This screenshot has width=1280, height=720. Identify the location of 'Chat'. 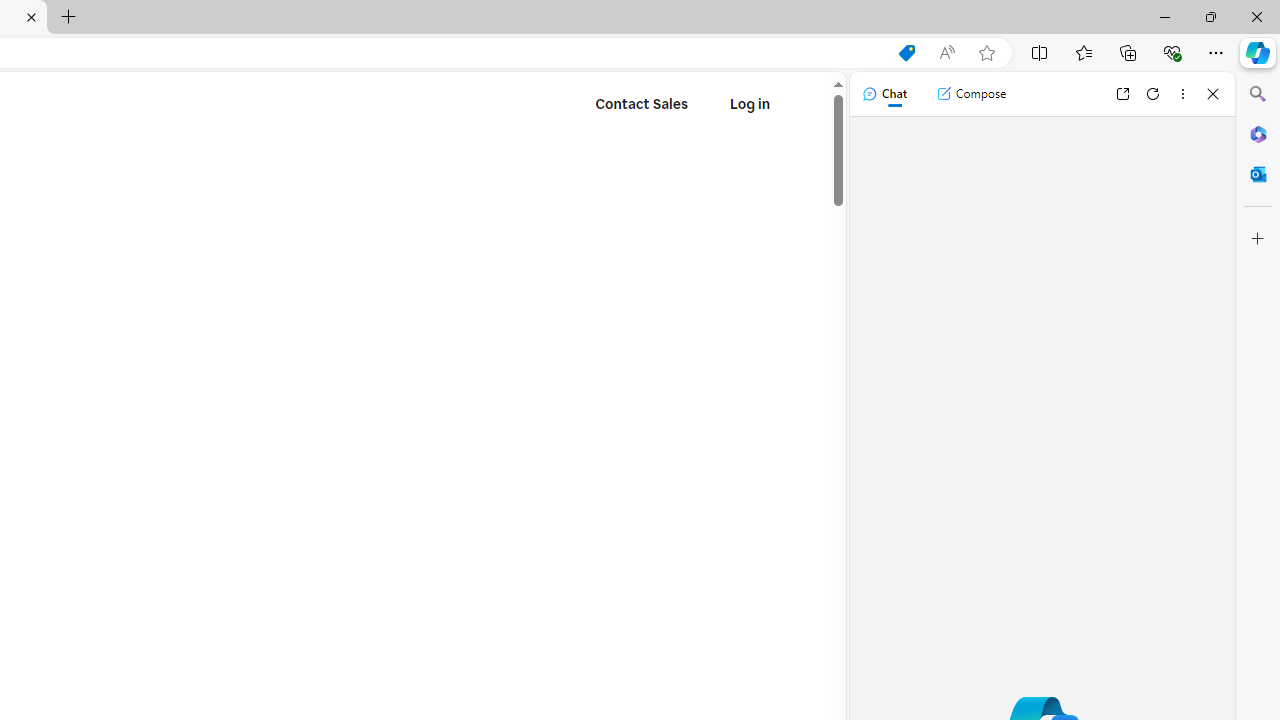
(883, 93).